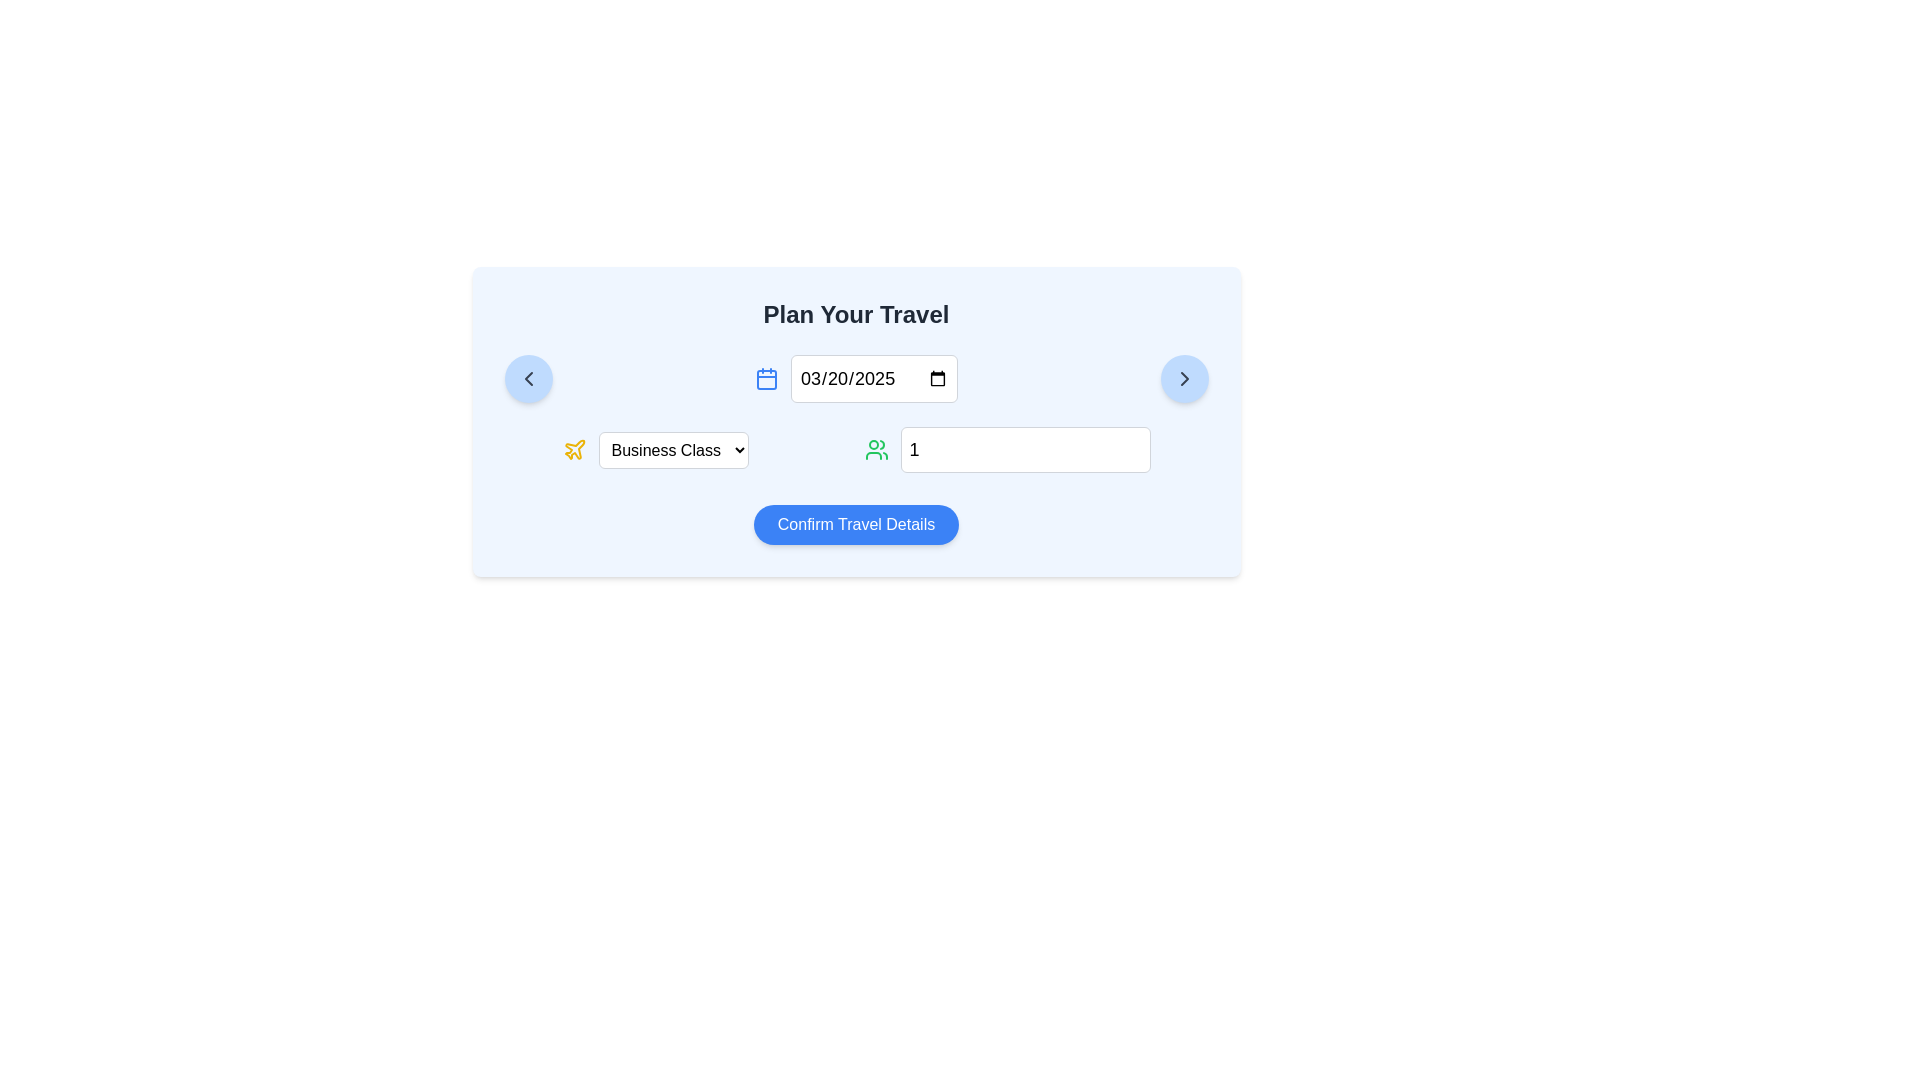 This screenshot has width=1920, height=1080. What do you see at coordinates (766, 380) in the screenshot?
I see `the graphical element inside the calendar icon, located near its central upper-left quadrant, which visually represents part of the calendar` at bounding box center [766, 380].